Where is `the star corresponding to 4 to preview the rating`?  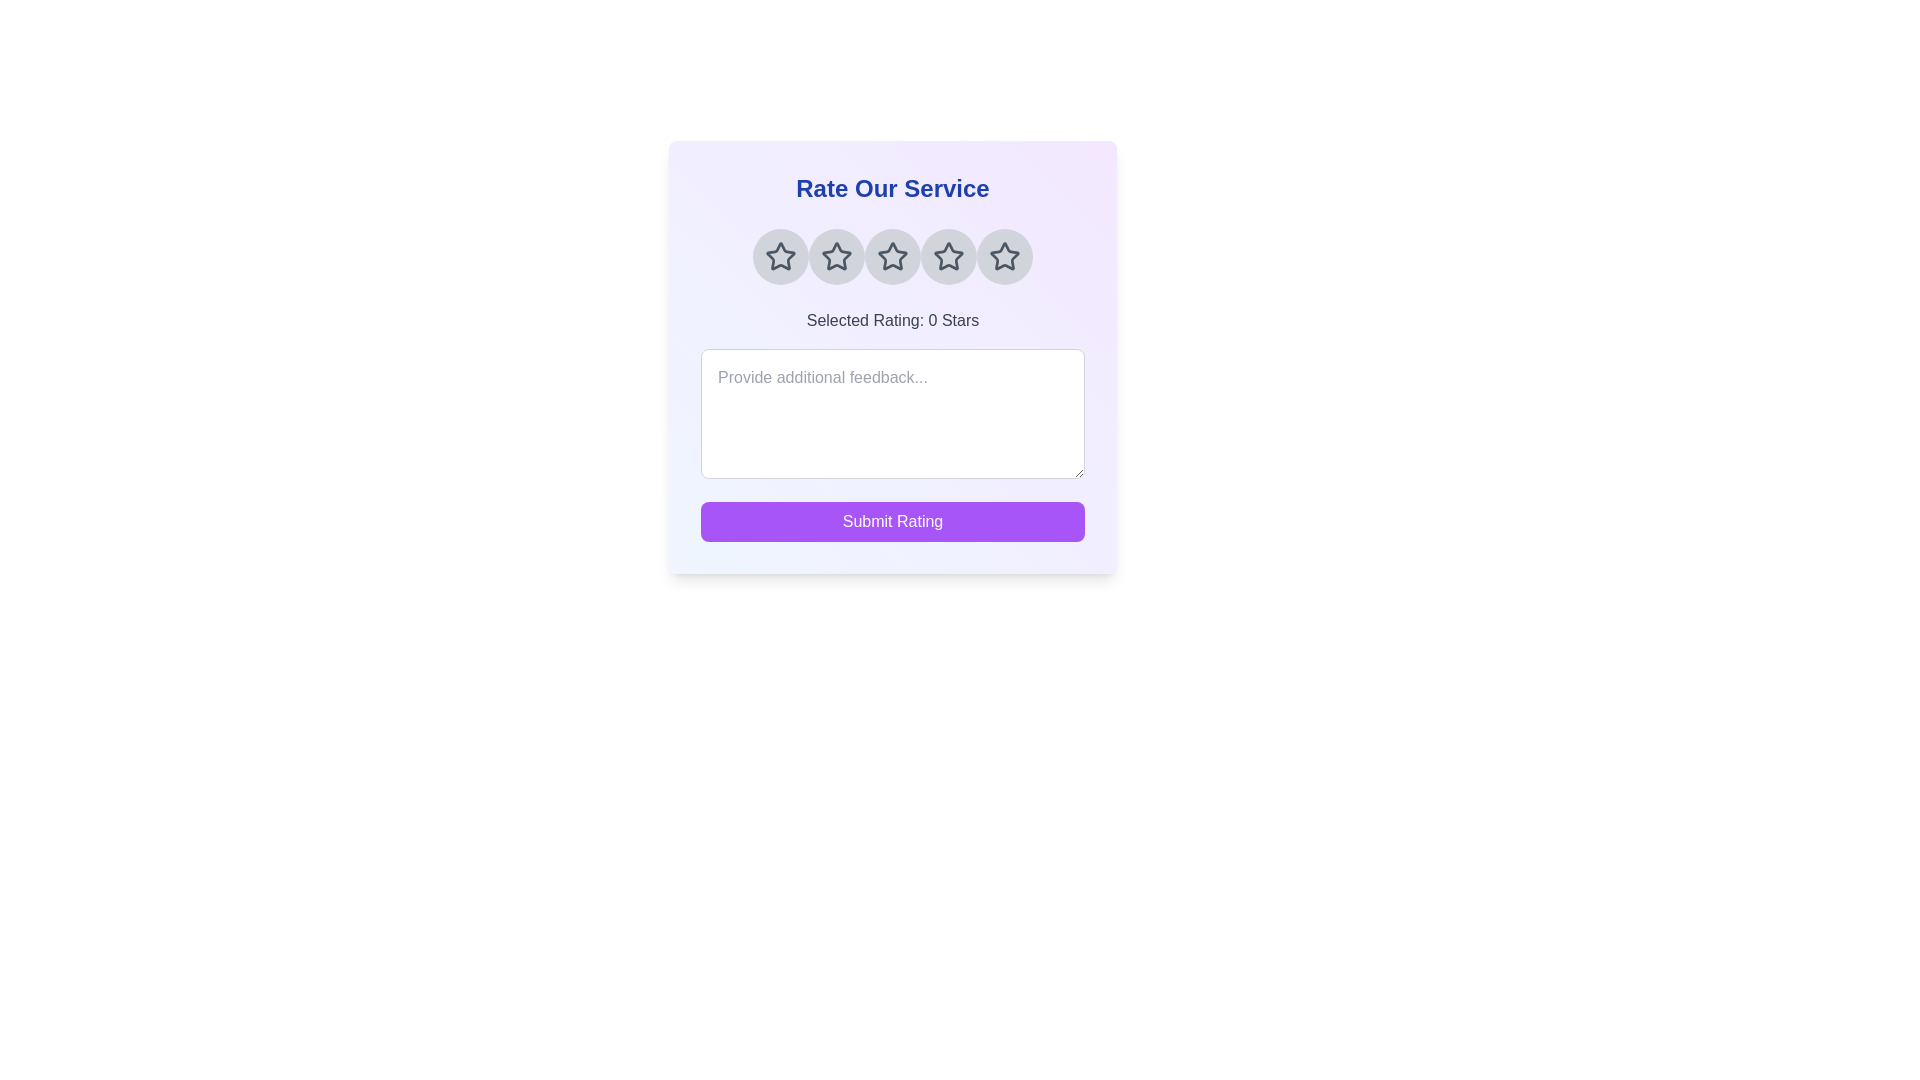 the star corresponding to 4 to preview the rating is located at coordinates (948, 256).